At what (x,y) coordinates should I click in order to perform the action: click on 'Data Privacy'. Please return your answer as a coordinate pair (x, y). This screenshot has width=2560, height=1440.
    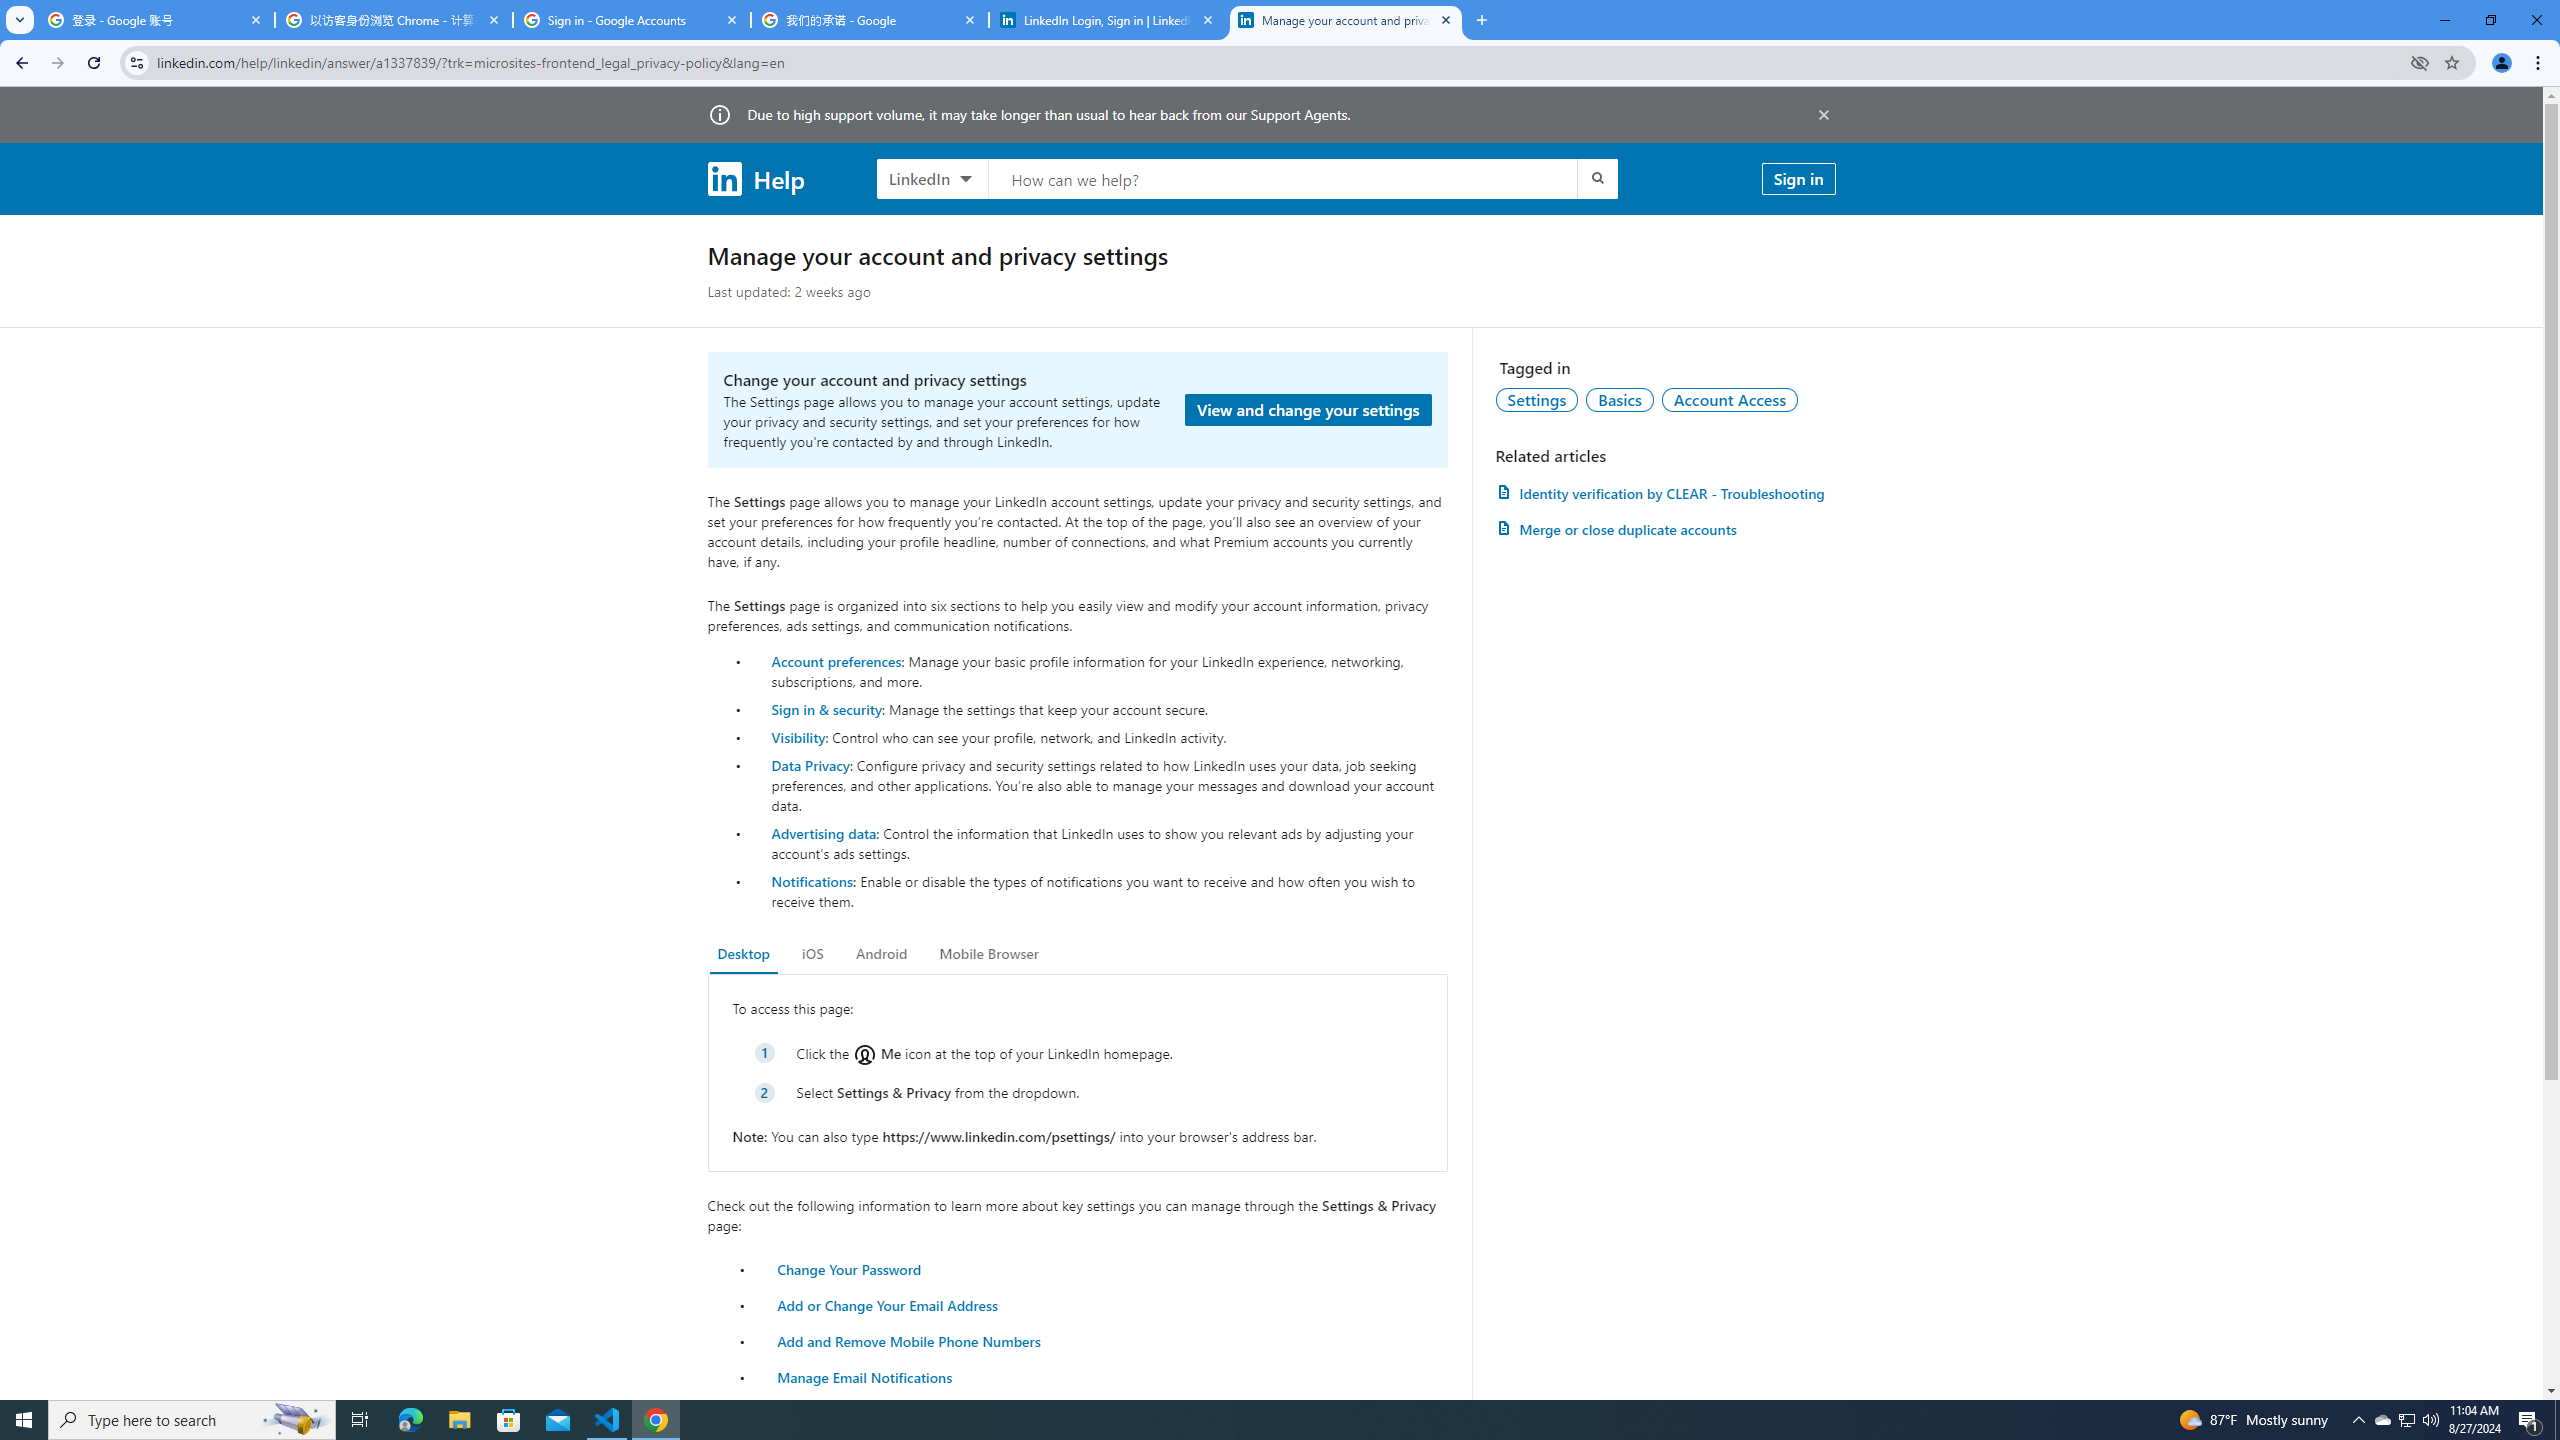
    Looking at the image, I should click on (810, 763).